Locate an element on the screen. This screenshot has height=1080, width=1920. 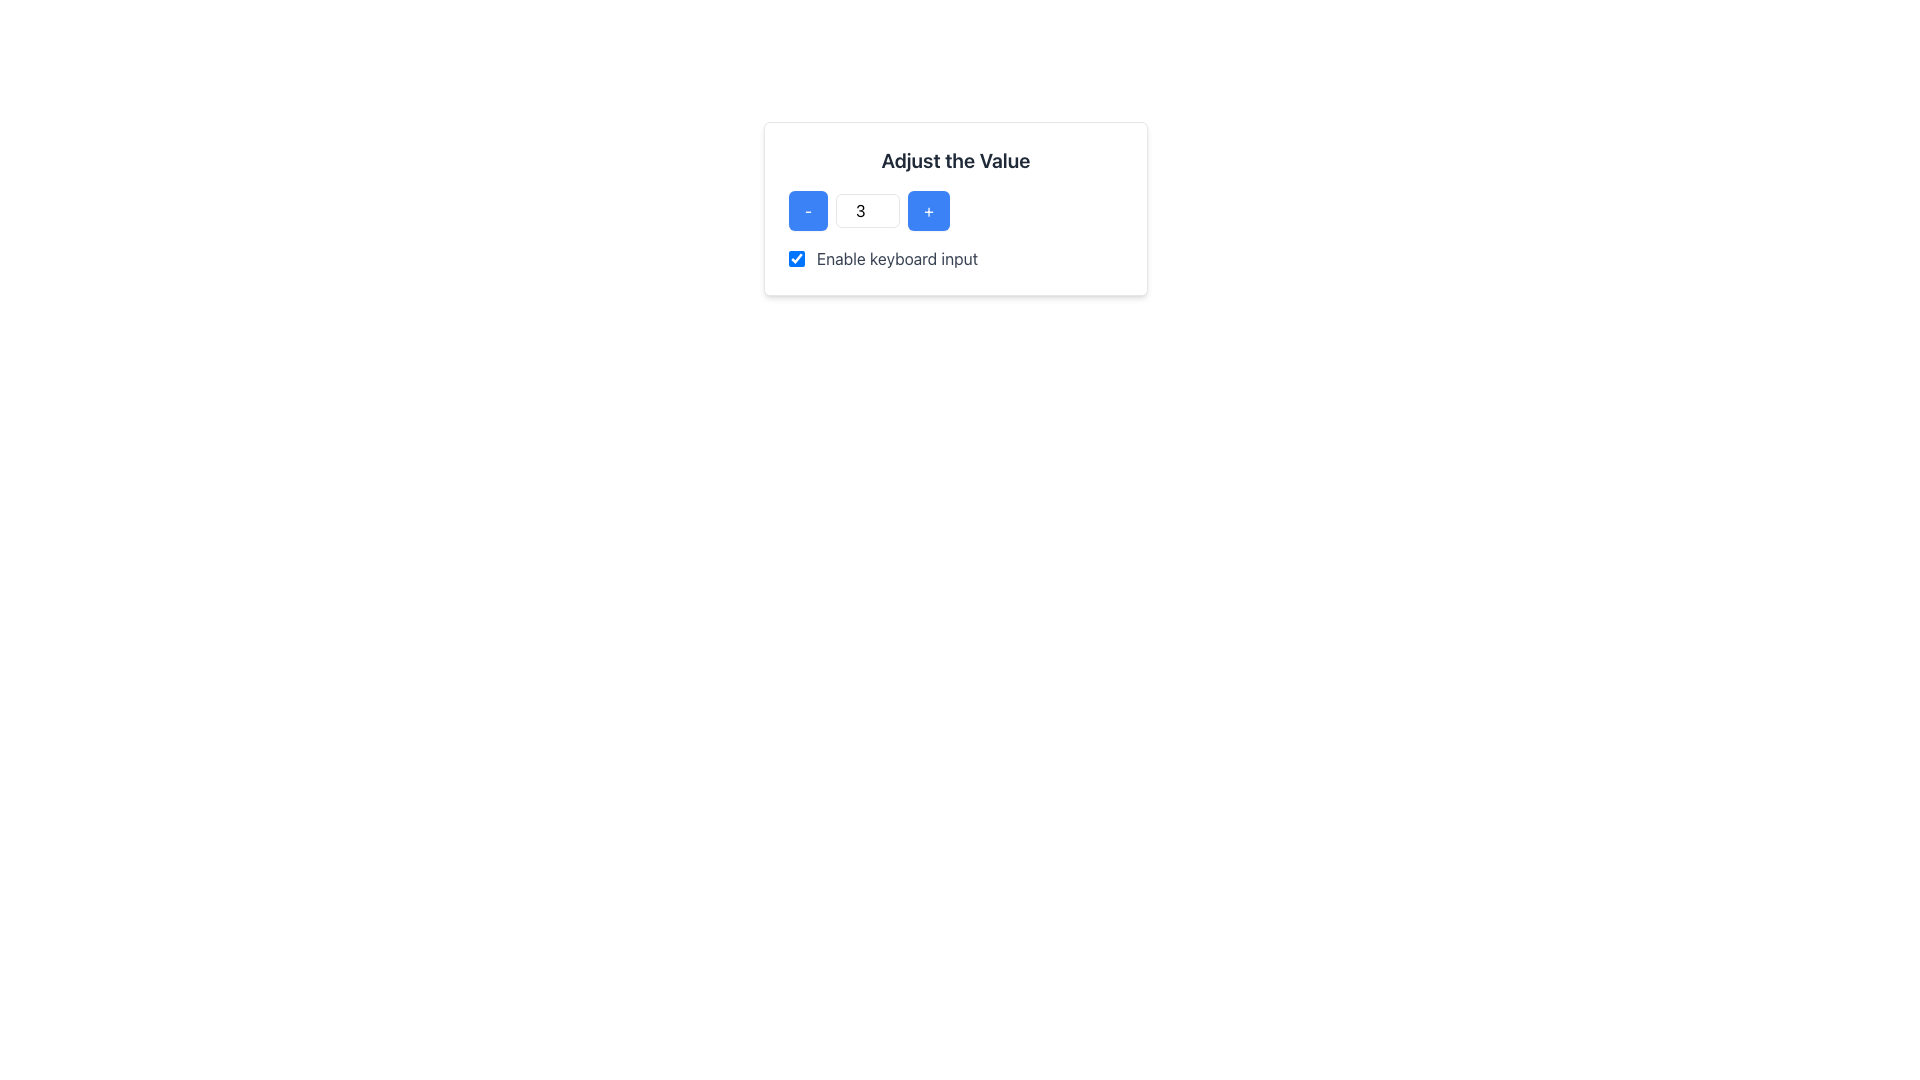
the first button in the group of three buttons, located to the left of the numeric input field under the title 'Adjust the Value' is located at coordinates (808, 211).